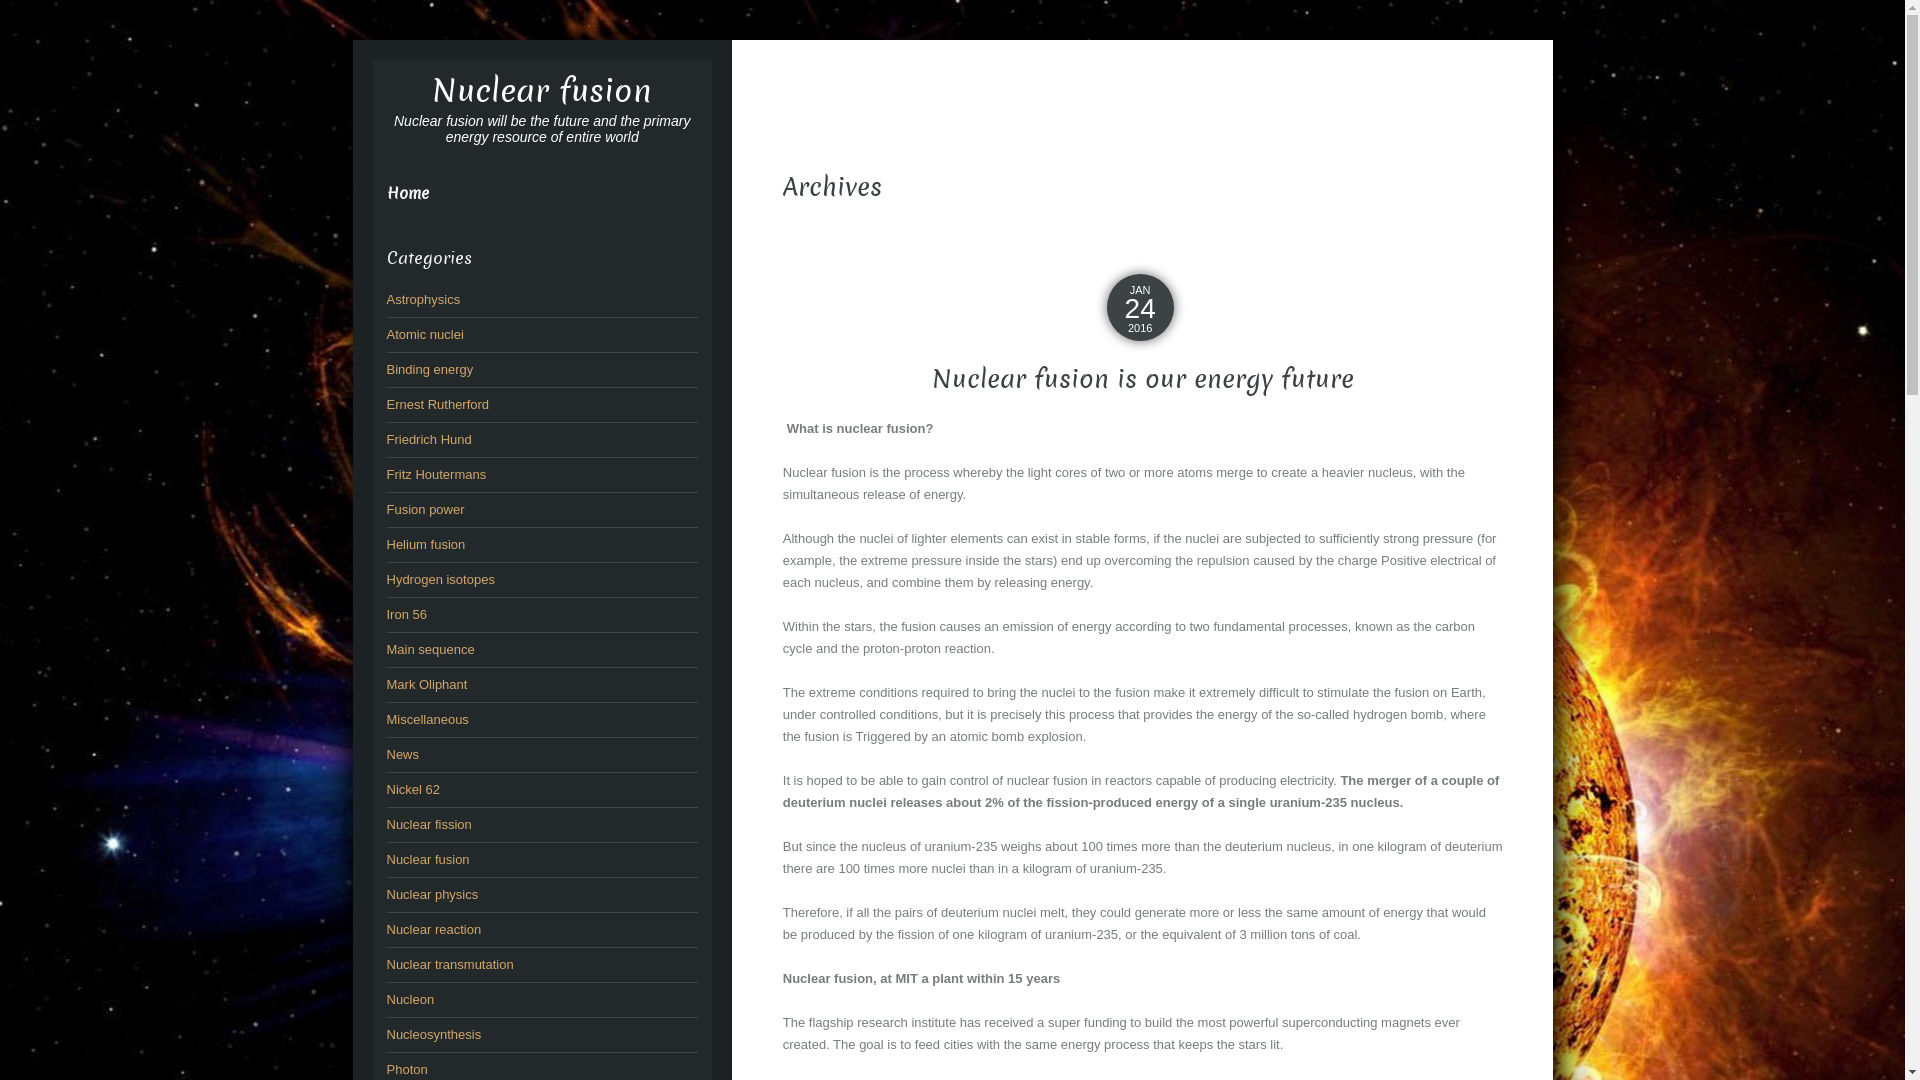 This screenshot has height=1080, width=1920. I want to click on 'Nucleon', so click(408, 999).